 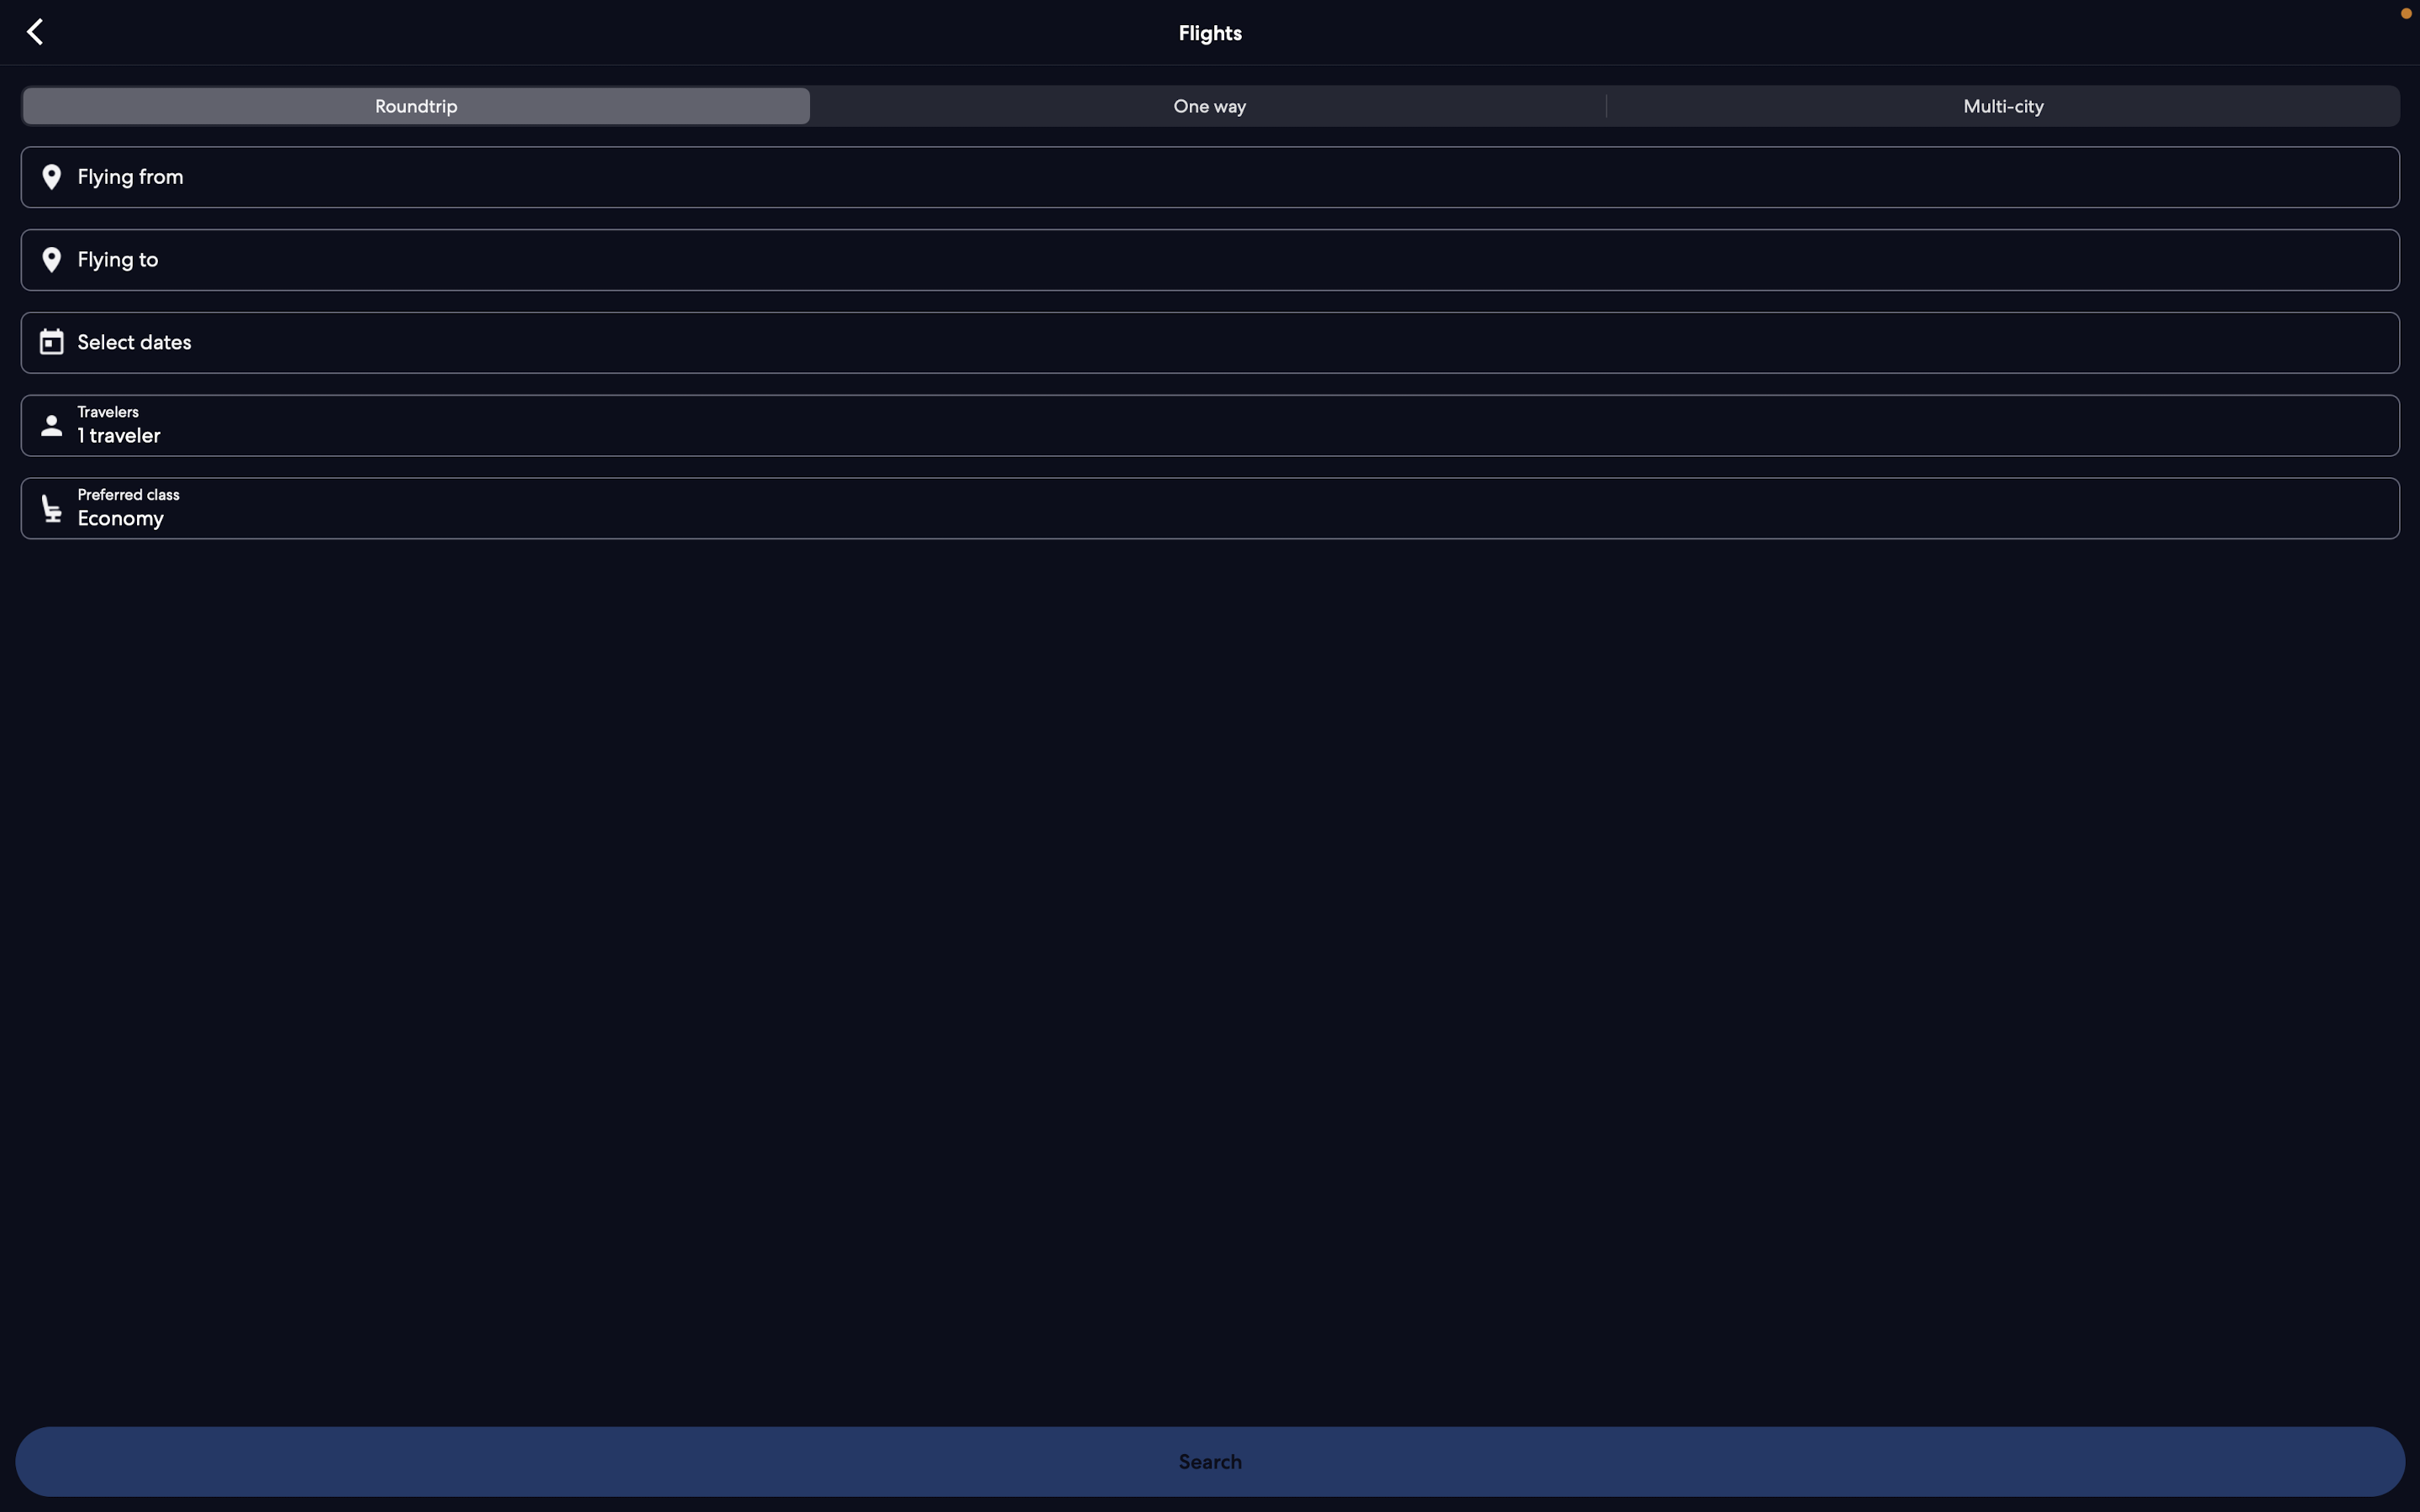 What do you see at coordinates (1997, 109) in the screenshot?
I see `multi-city flight option` at bounding box center [1997, 109].